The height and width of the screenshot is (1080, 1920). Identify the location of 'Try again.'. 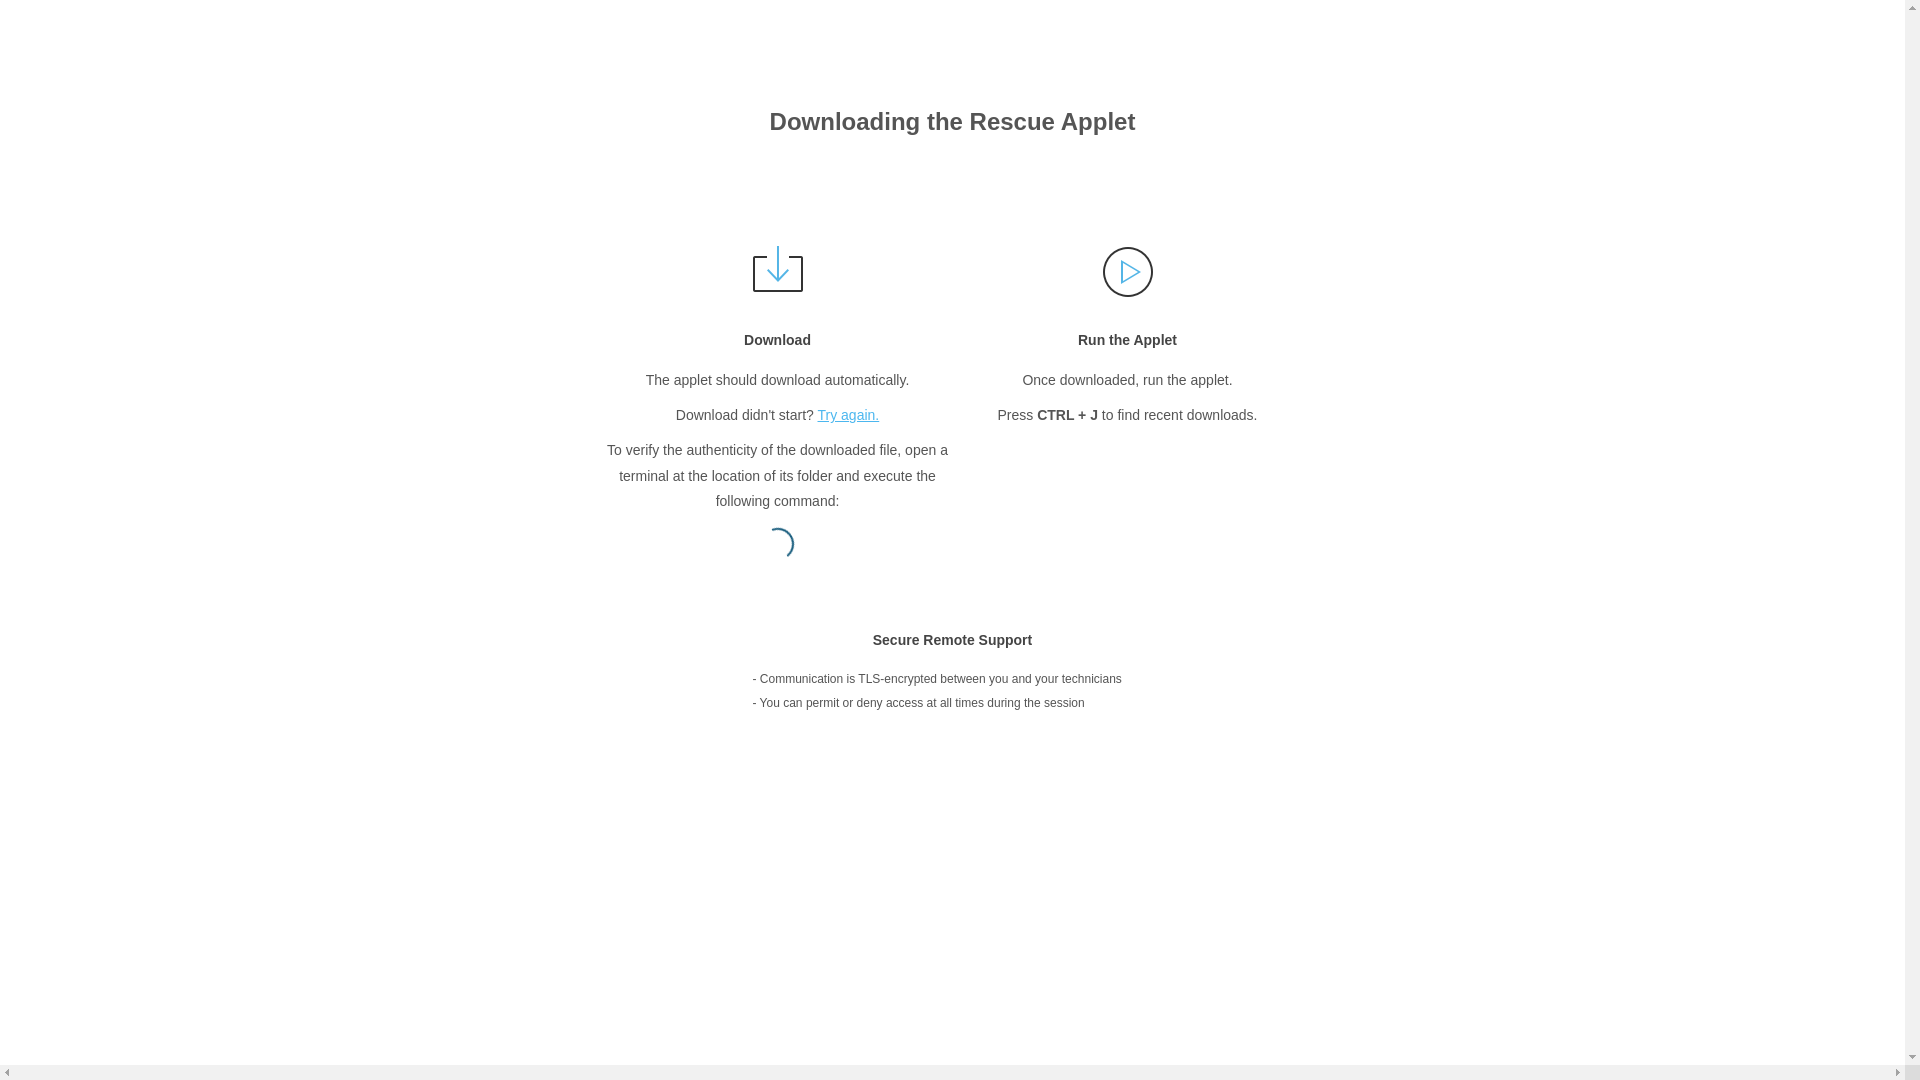
(817, 414).